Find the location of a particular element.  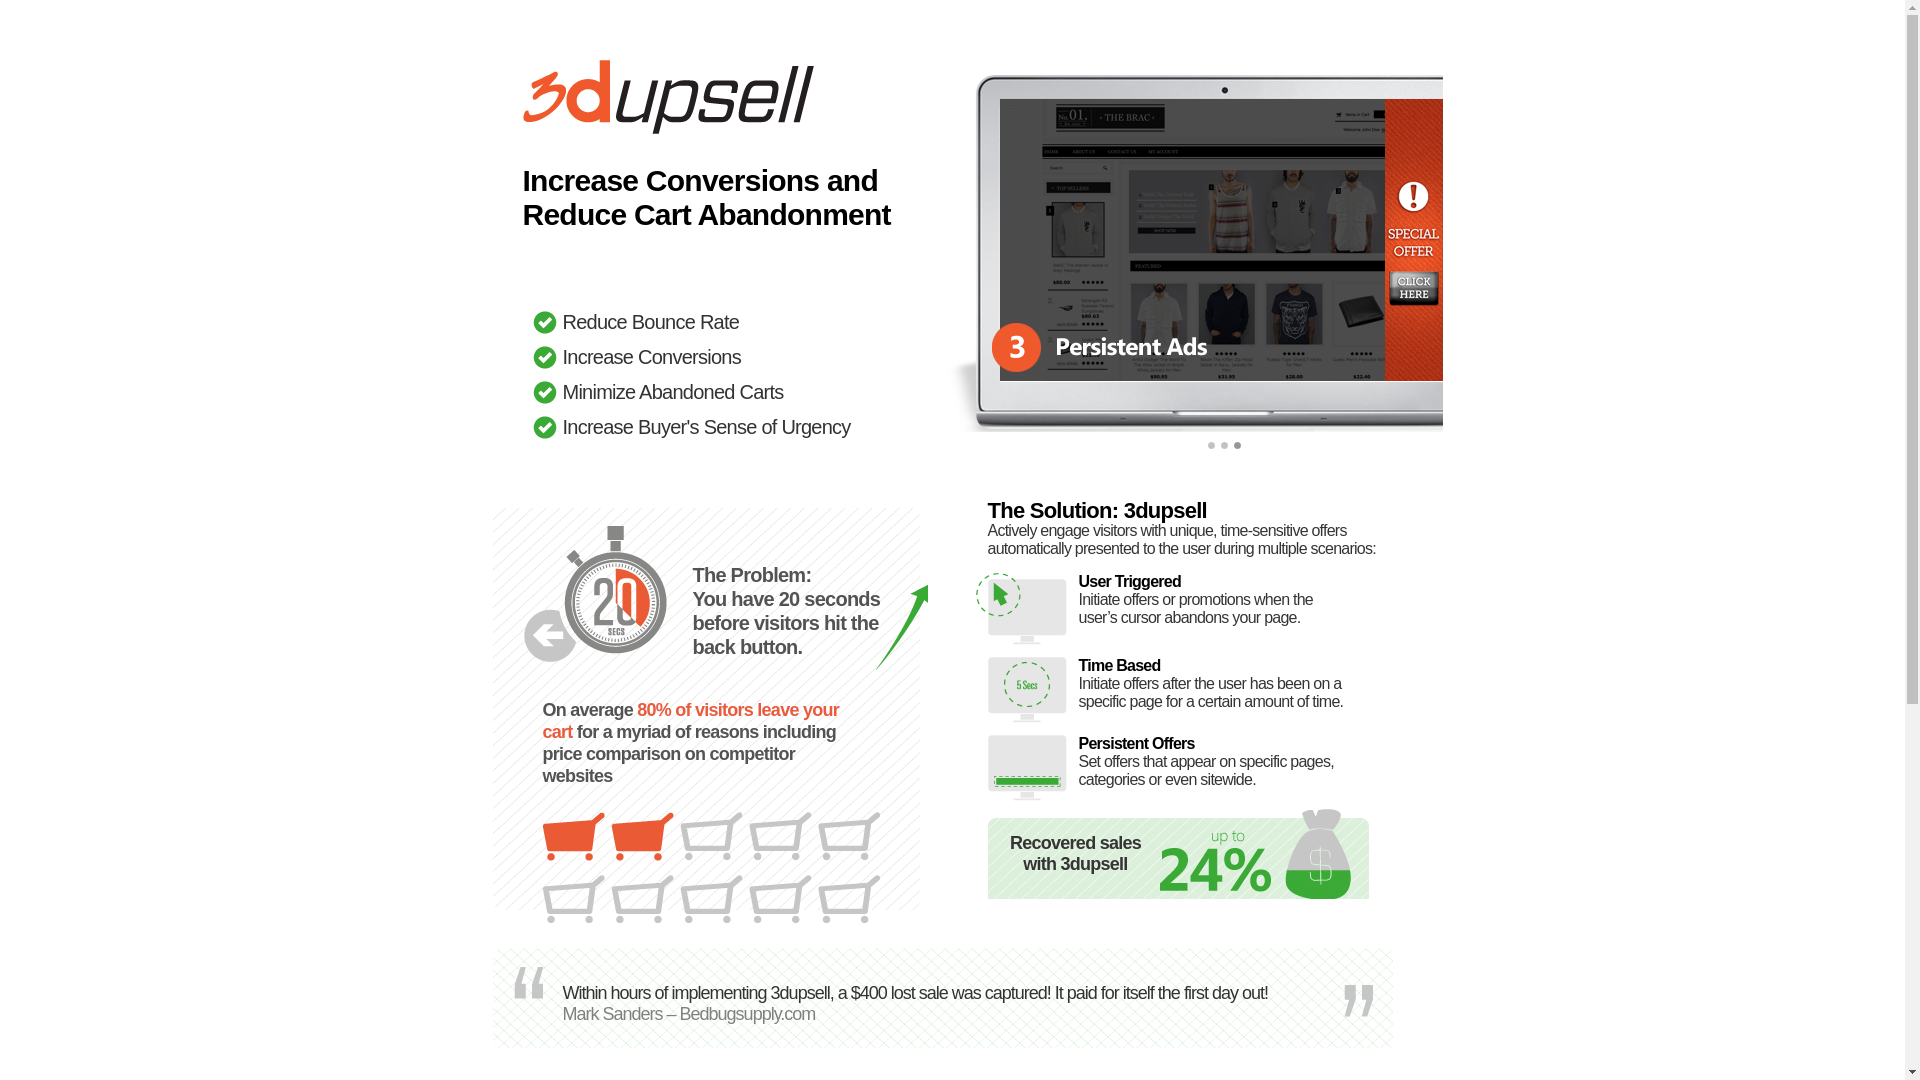

'1' is located at coordinates (1211, 451).